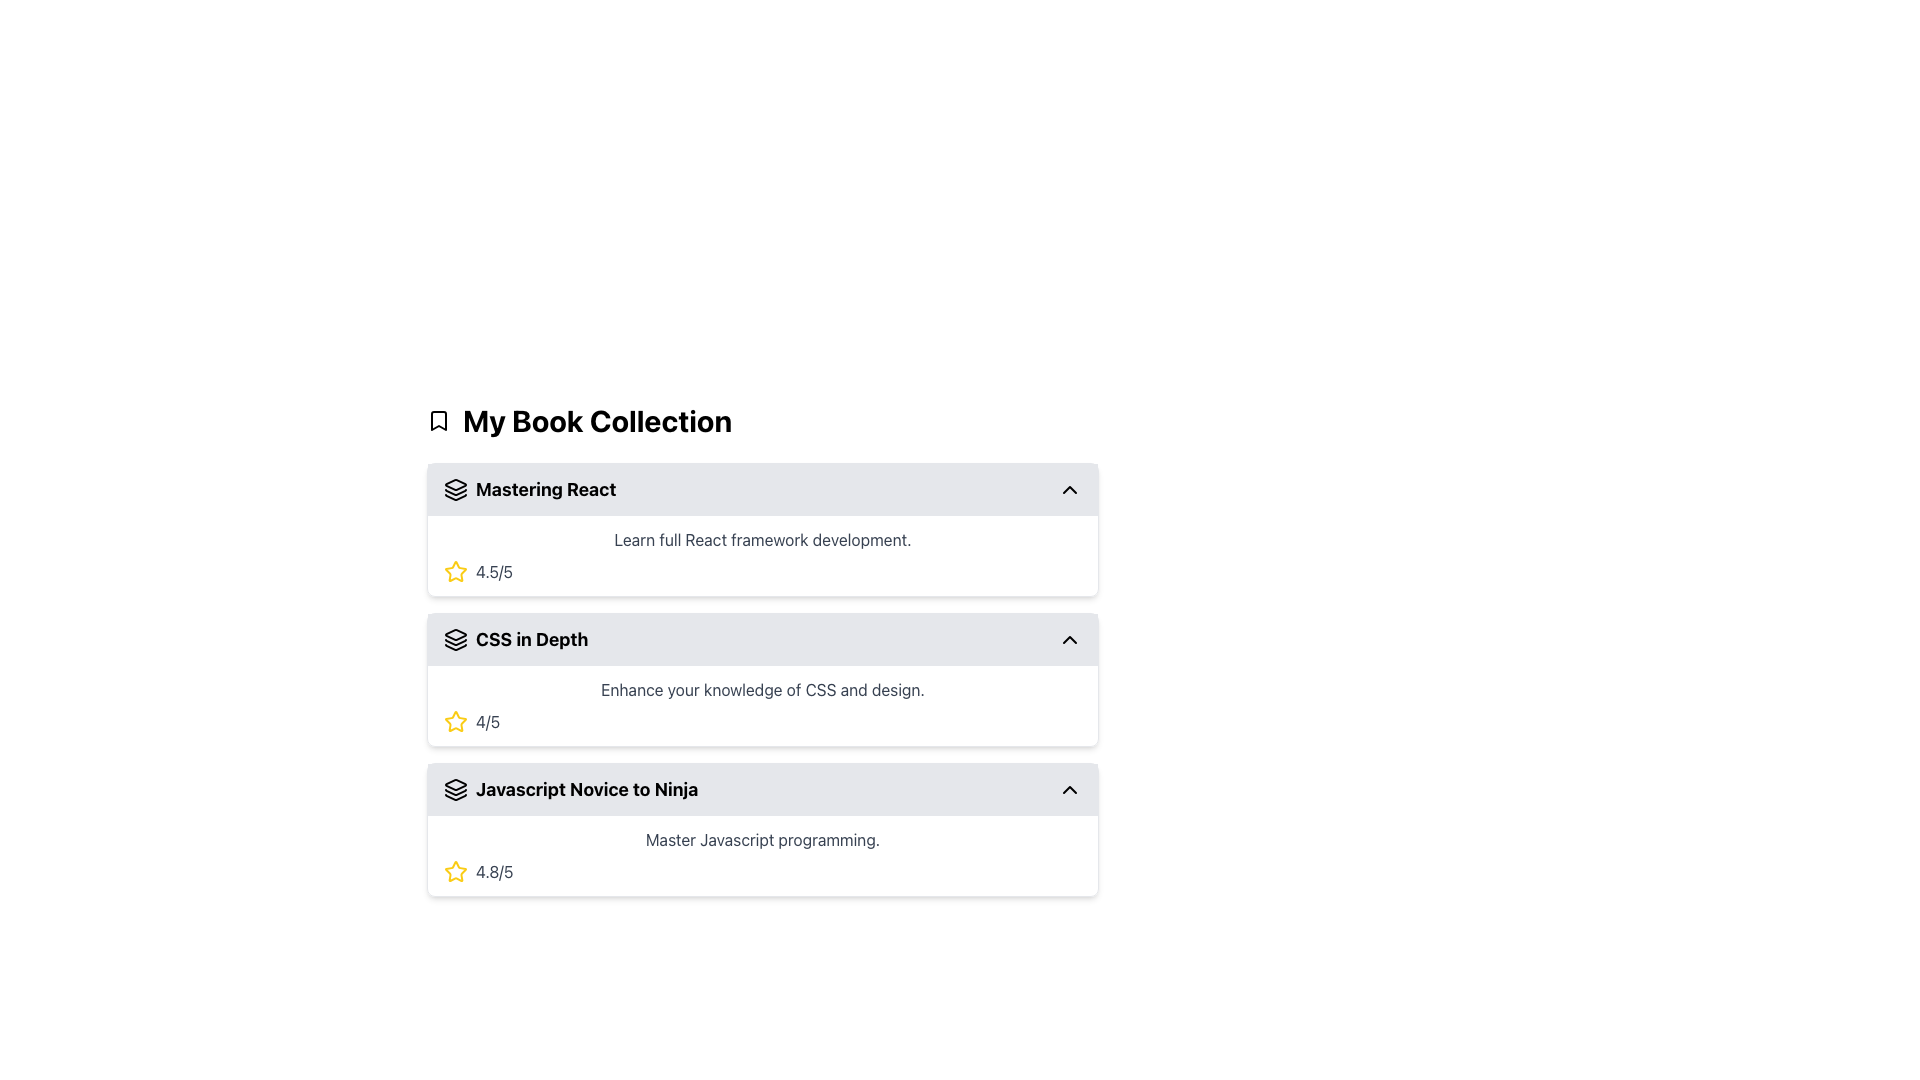 Image resolution: width=1920 pixels, height=1080 pixels. I want to click on the Item Header labeled 'CSS in Depth', which is represented by a small graphic of stacked layers and located in the second item of the 'My Book Collection' section, so click(516, 640).